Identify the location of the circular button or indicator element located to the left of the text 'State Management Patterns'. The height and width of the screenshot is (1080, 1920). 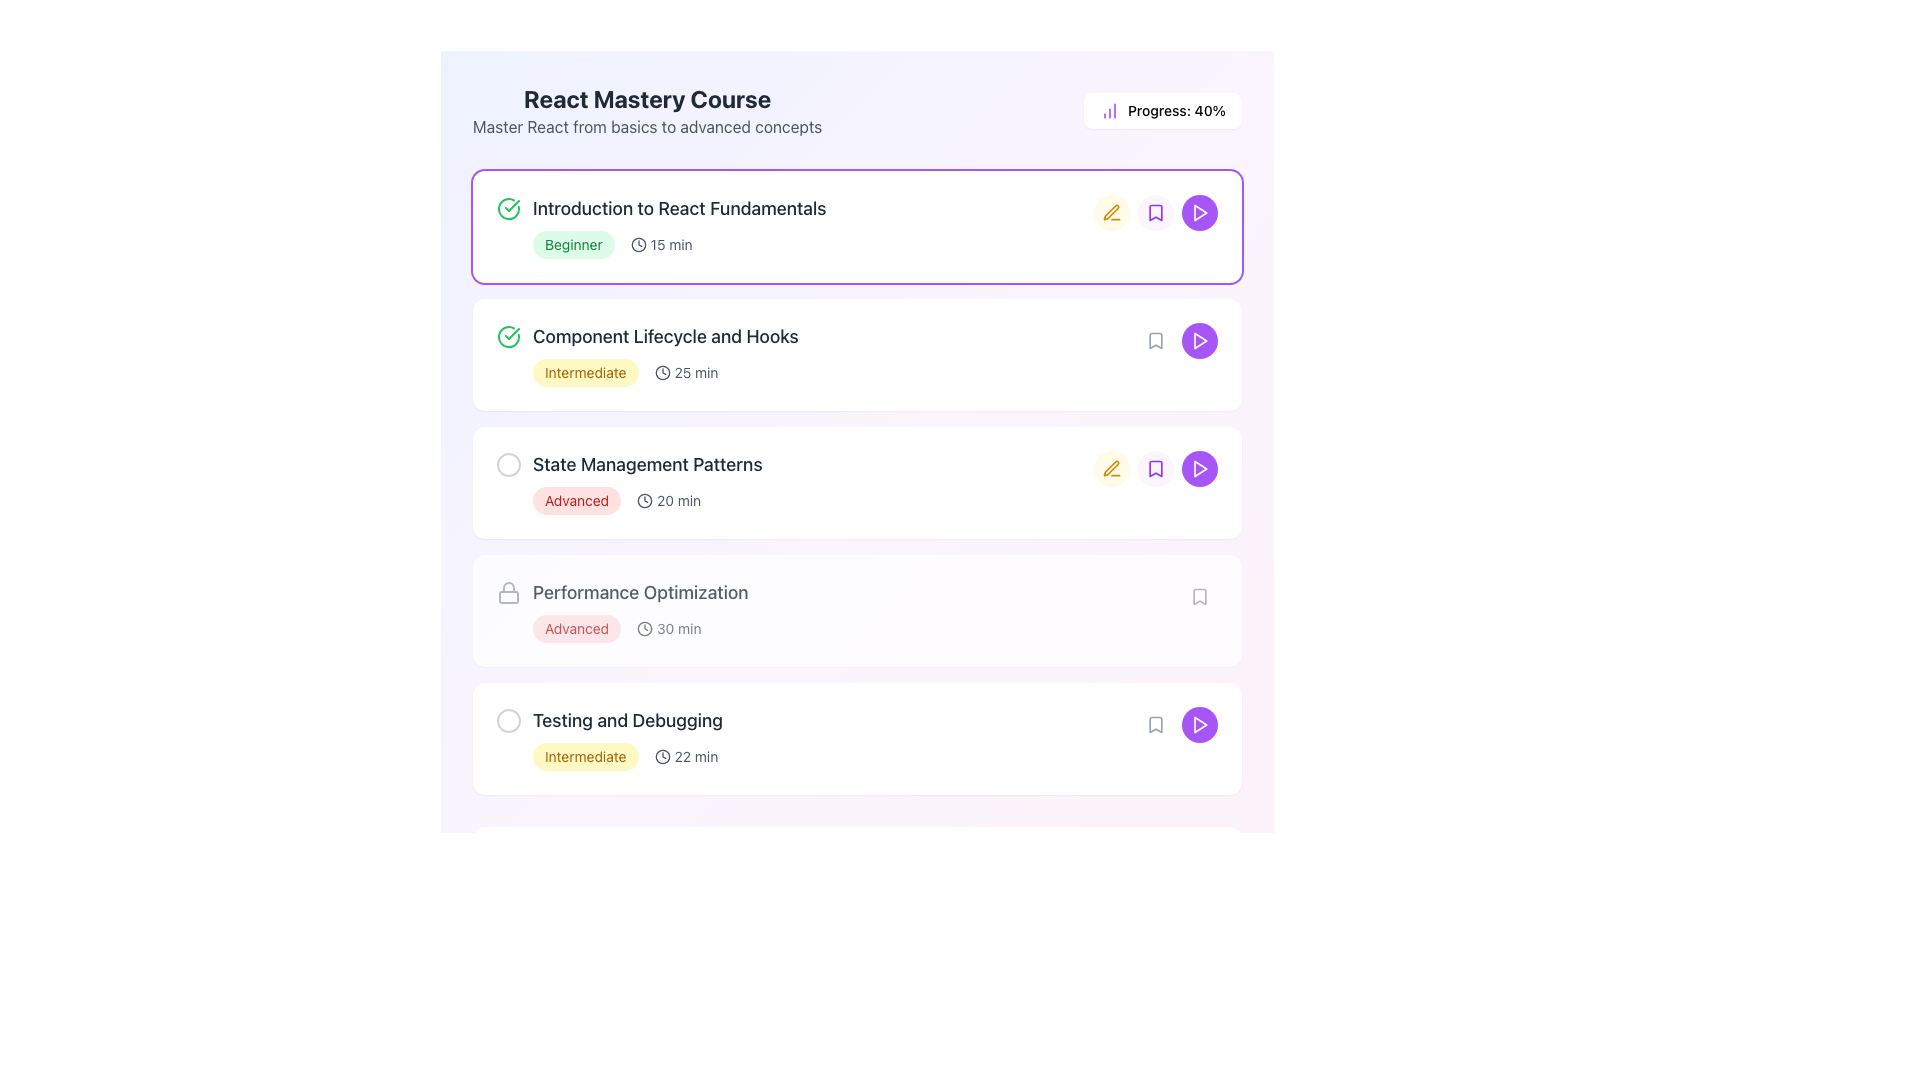
(508, 465).